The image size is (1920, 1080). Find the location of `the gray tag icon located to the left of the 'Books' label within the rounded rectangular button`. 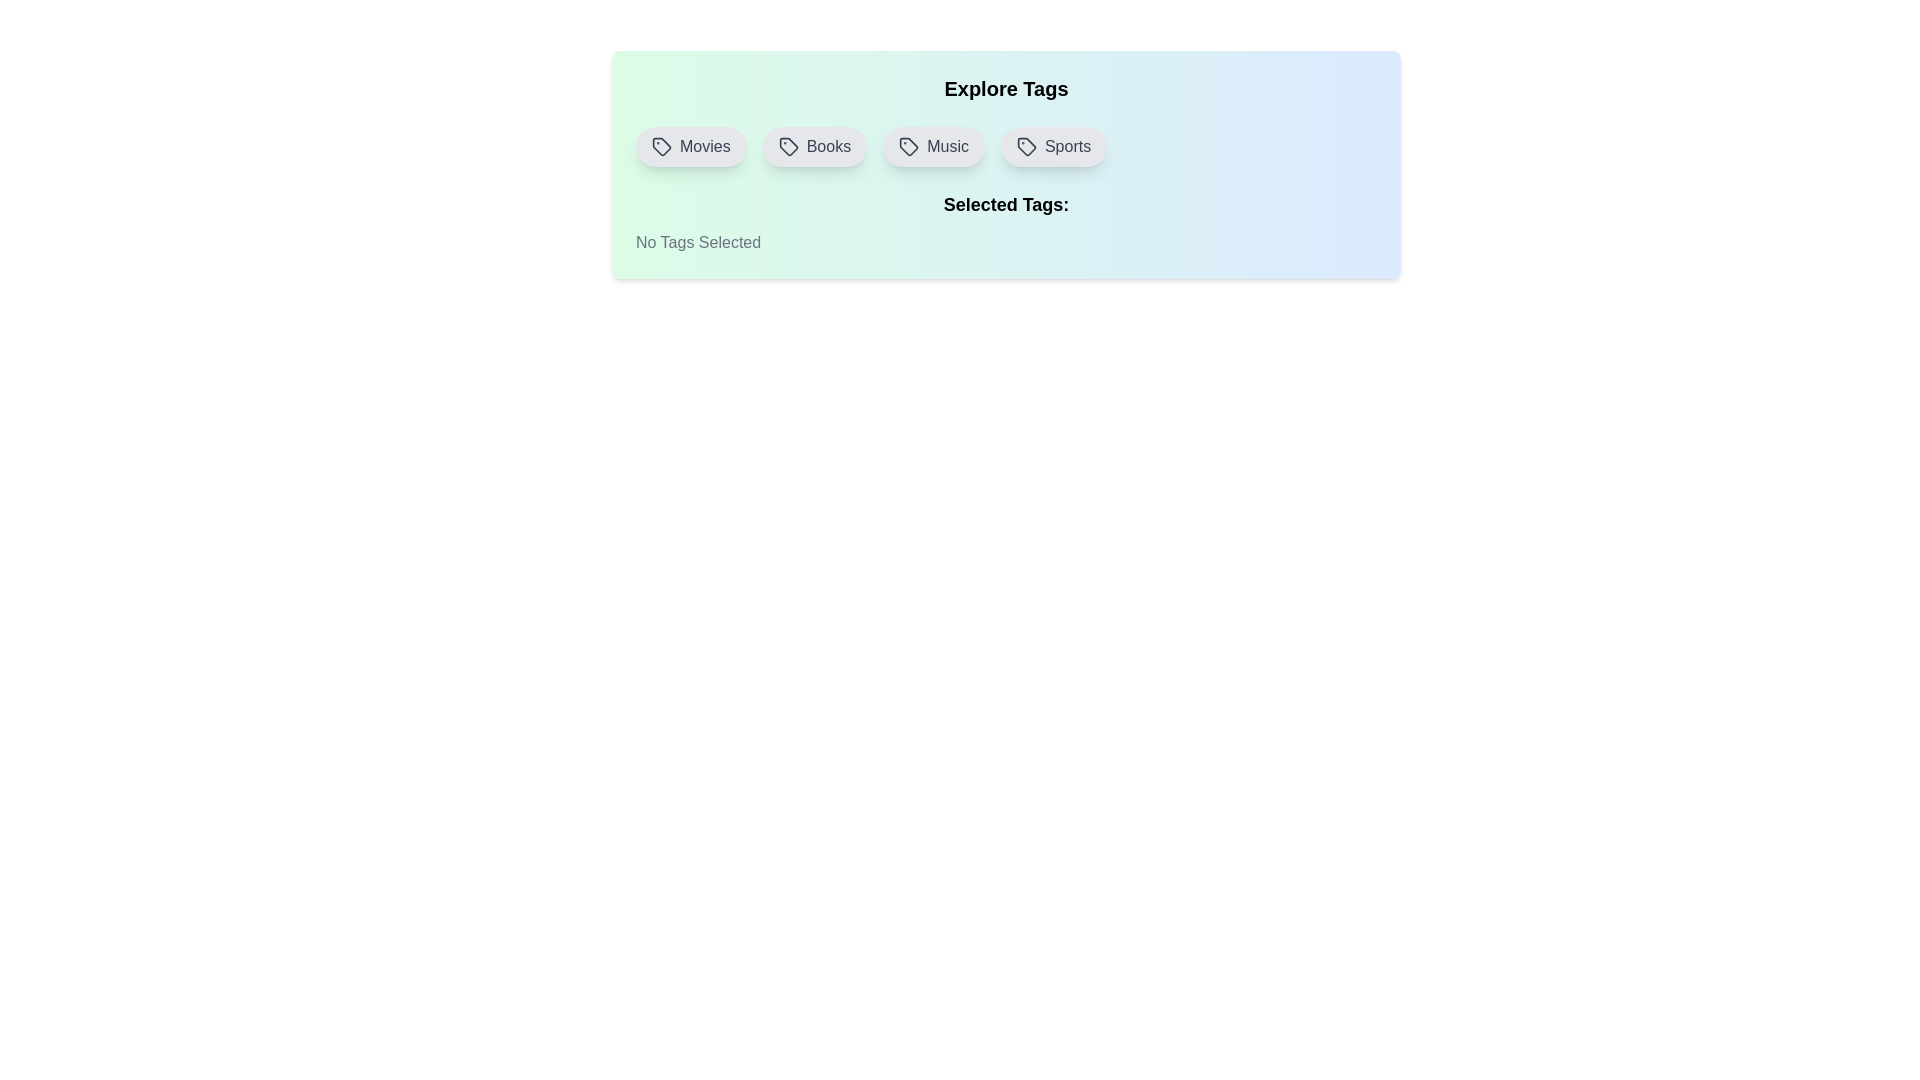

the gray tag icon located to the left of the 'Books' label within the rounded rectangular button is located at coordinates (787, 145).